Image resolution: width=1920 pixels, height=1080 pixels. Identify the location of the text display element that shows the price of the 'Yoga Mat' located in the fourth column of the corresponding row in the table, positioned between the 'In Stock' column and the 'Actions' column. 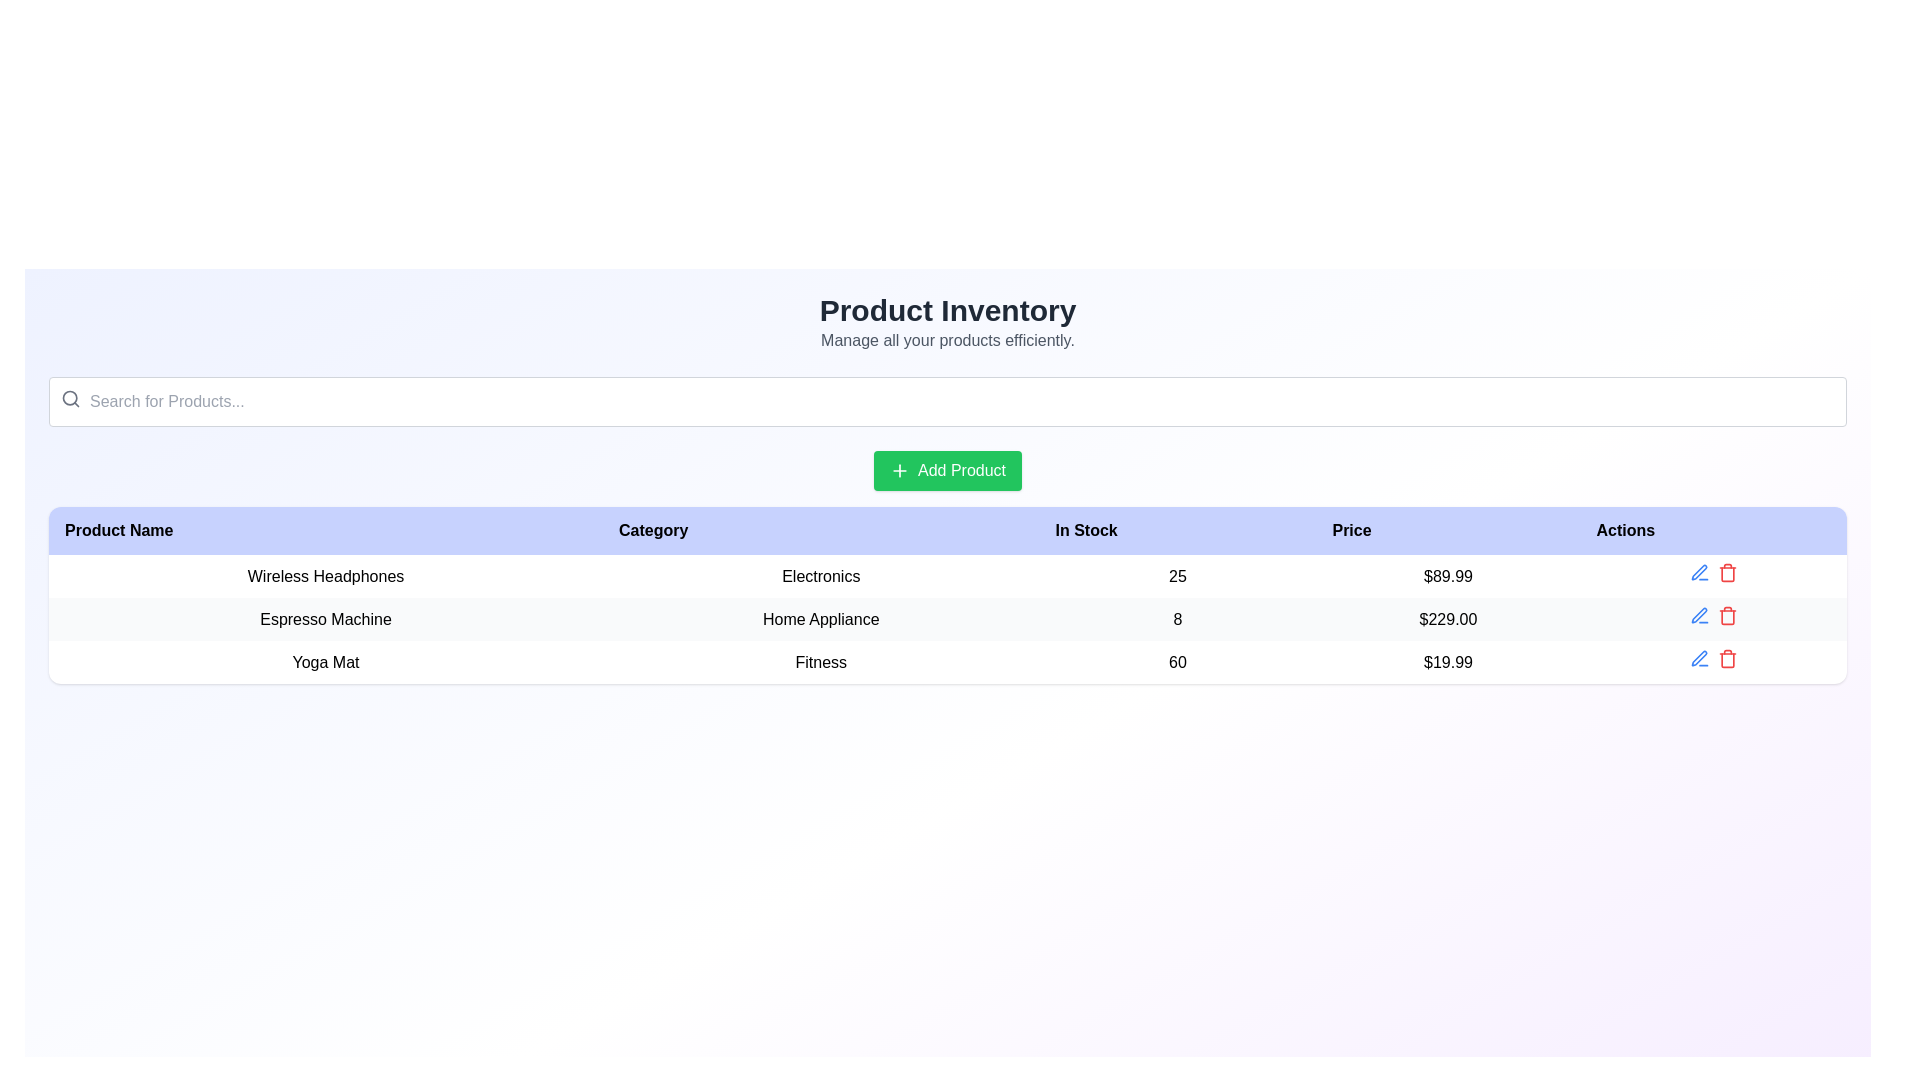
(1448, 662).